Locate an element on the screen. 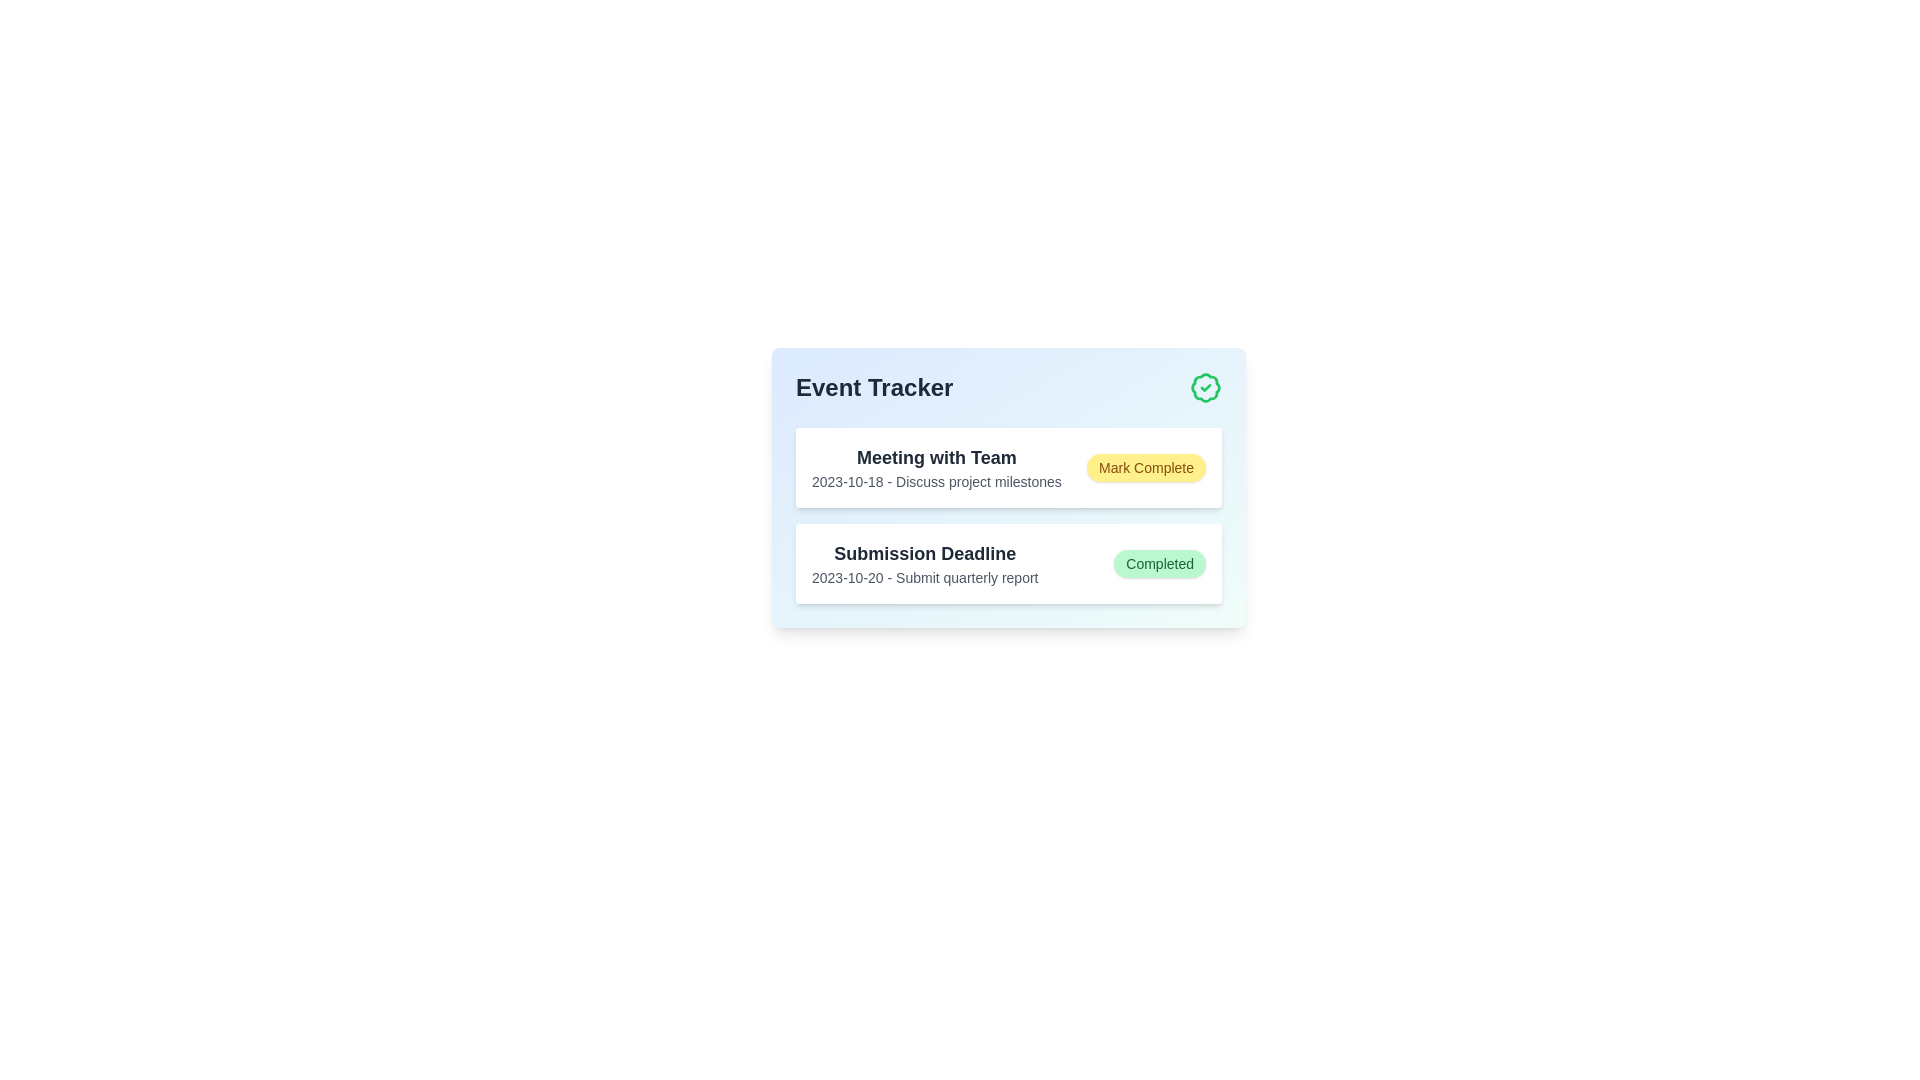 The image size is (1920, 1080). the Text Block that displays 'Meeting with Team' with additional details underneath about the date and description, located within the first event card under 'Event Tracker' is located at coordinates (935, 467).